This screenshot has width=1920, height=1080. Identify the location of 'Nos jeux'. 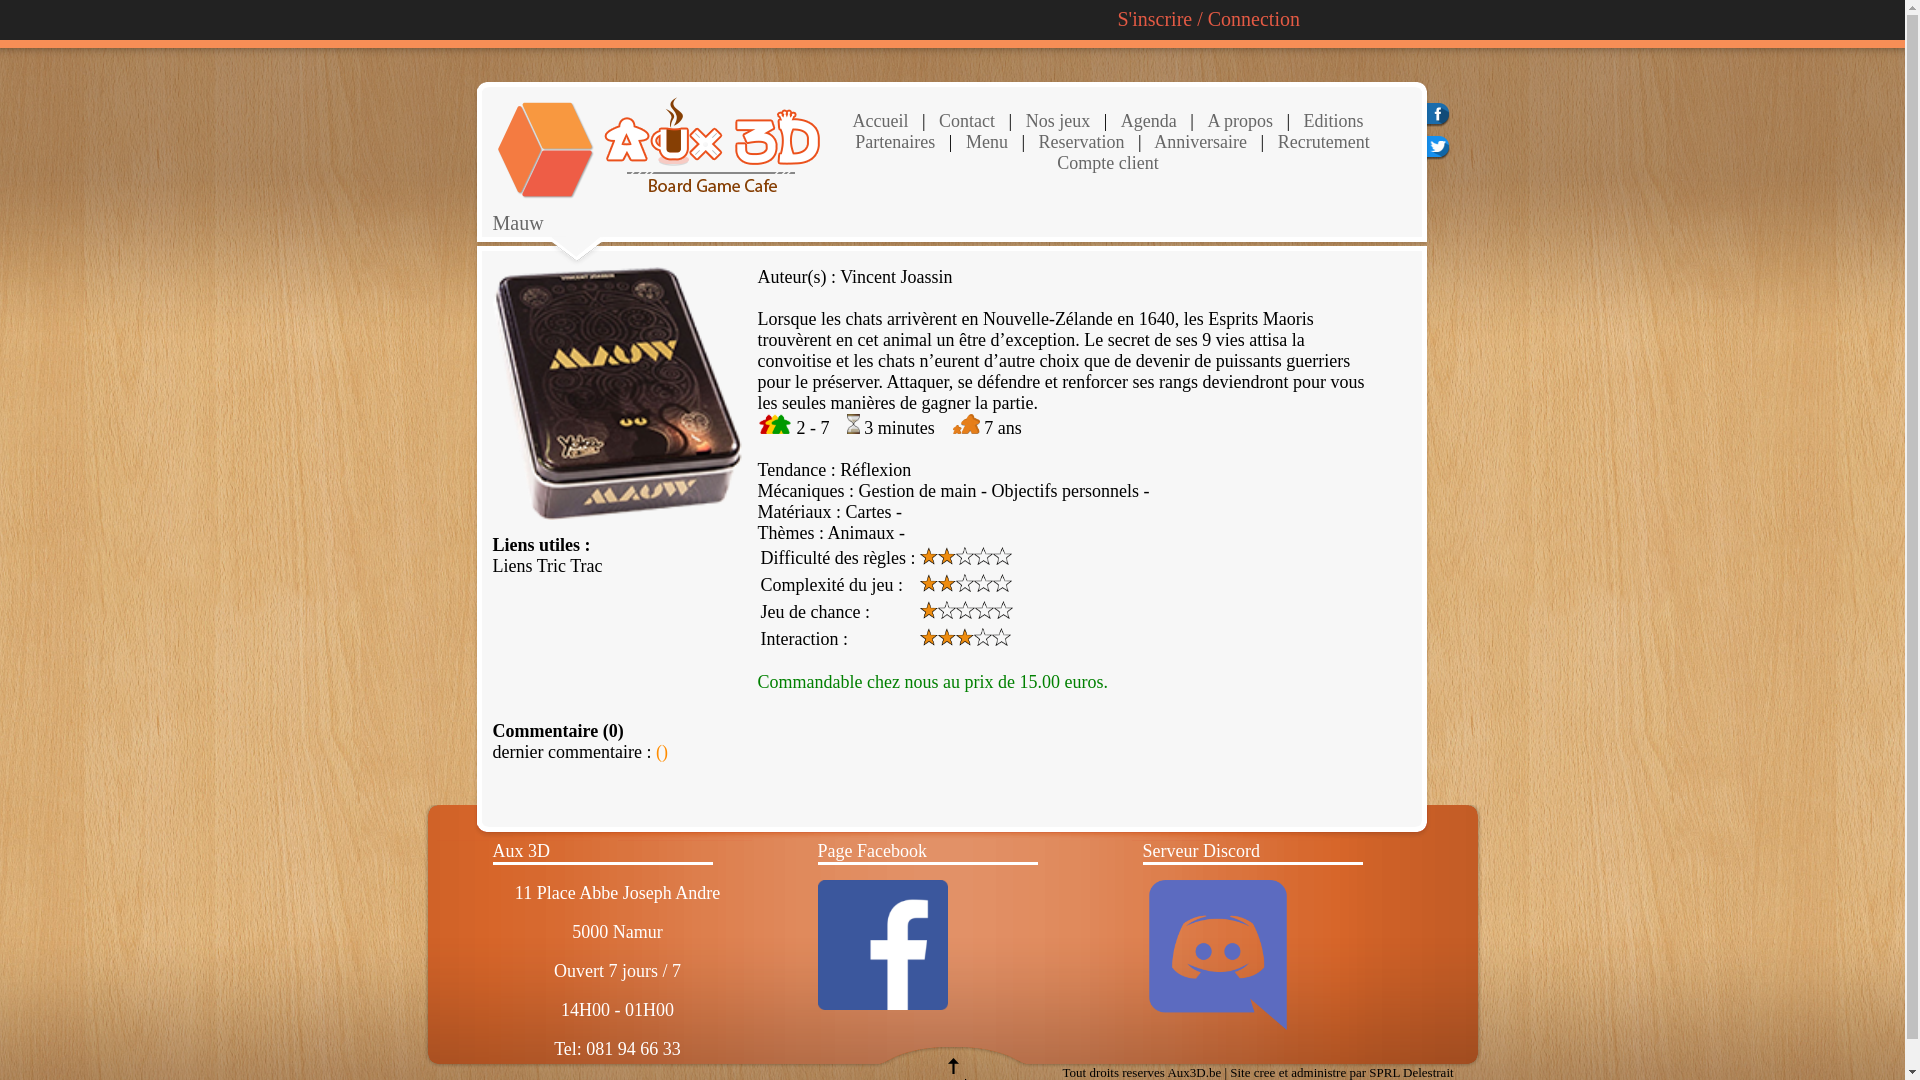
(1054, 120).